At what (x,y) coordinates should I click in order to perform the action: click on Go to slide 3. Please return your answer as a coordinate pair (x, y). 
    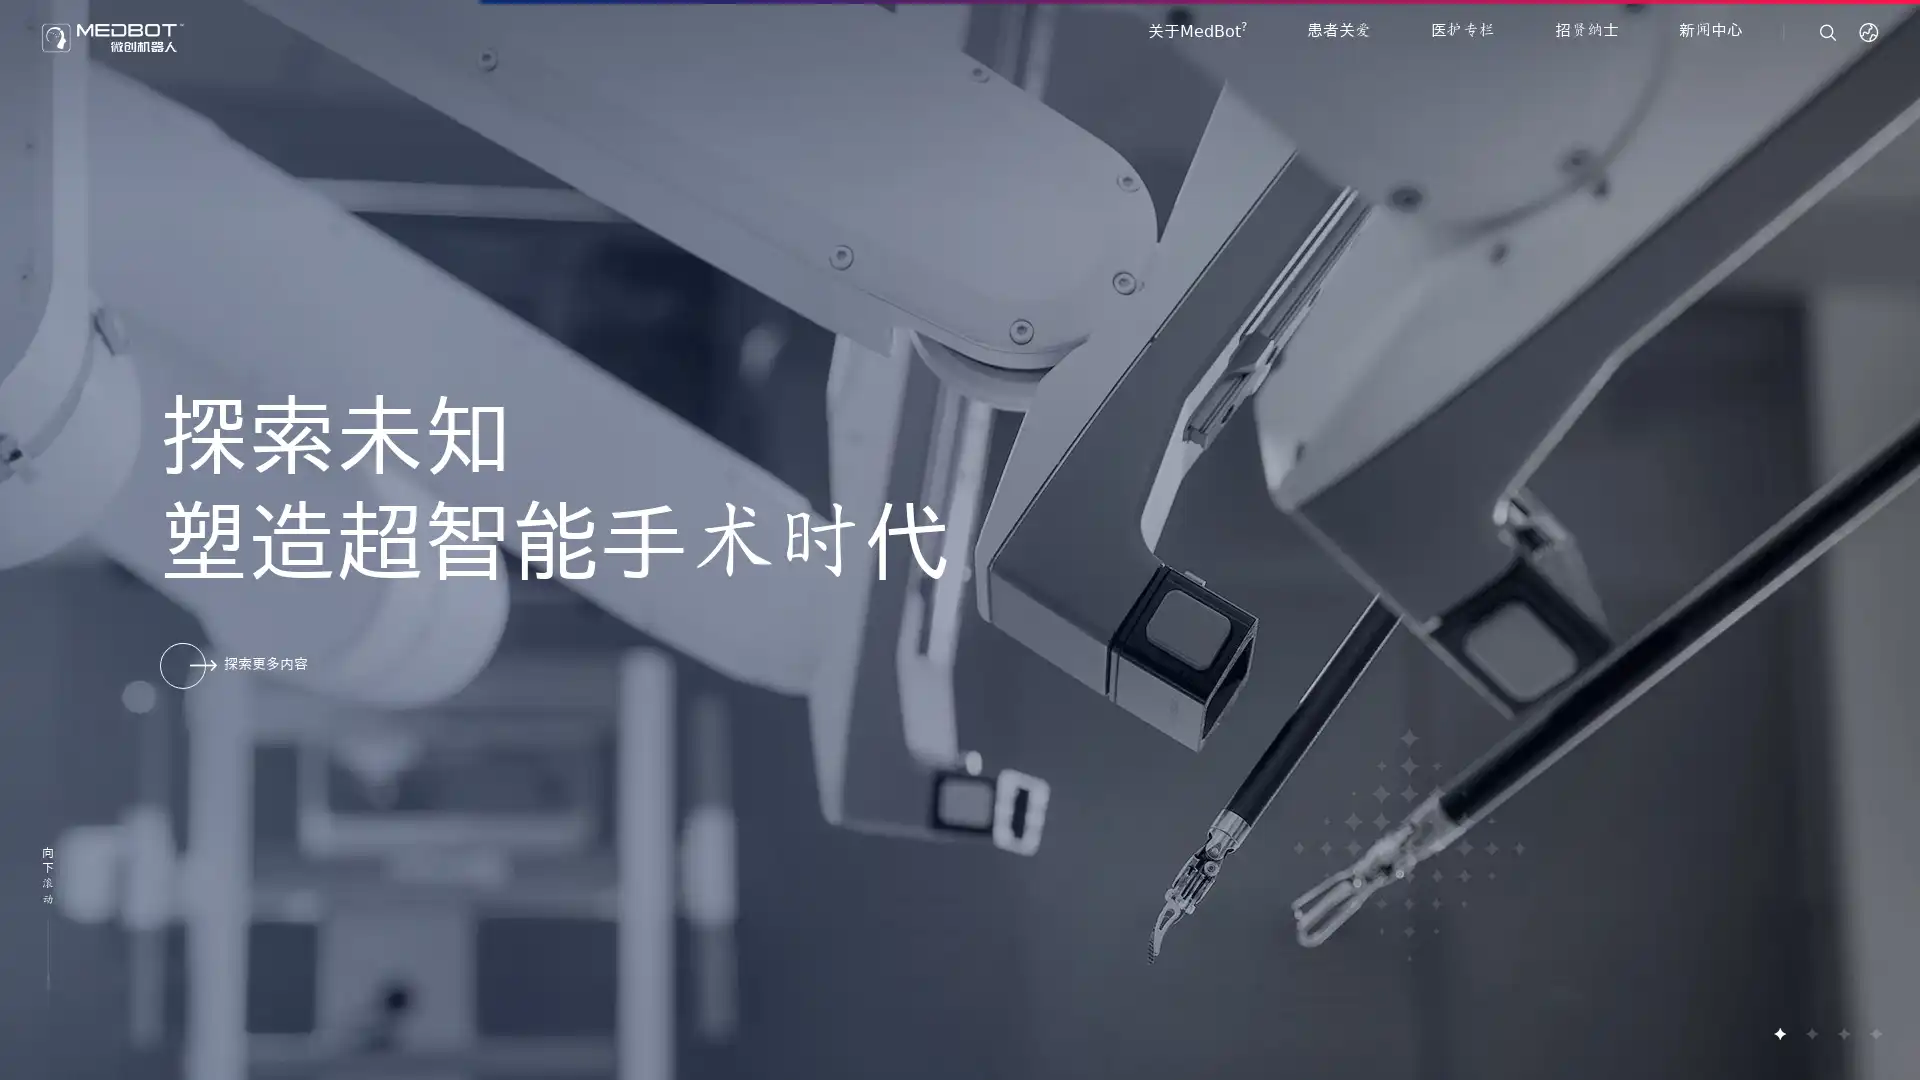
    Looking at the image, I should click on (1842, 1033).